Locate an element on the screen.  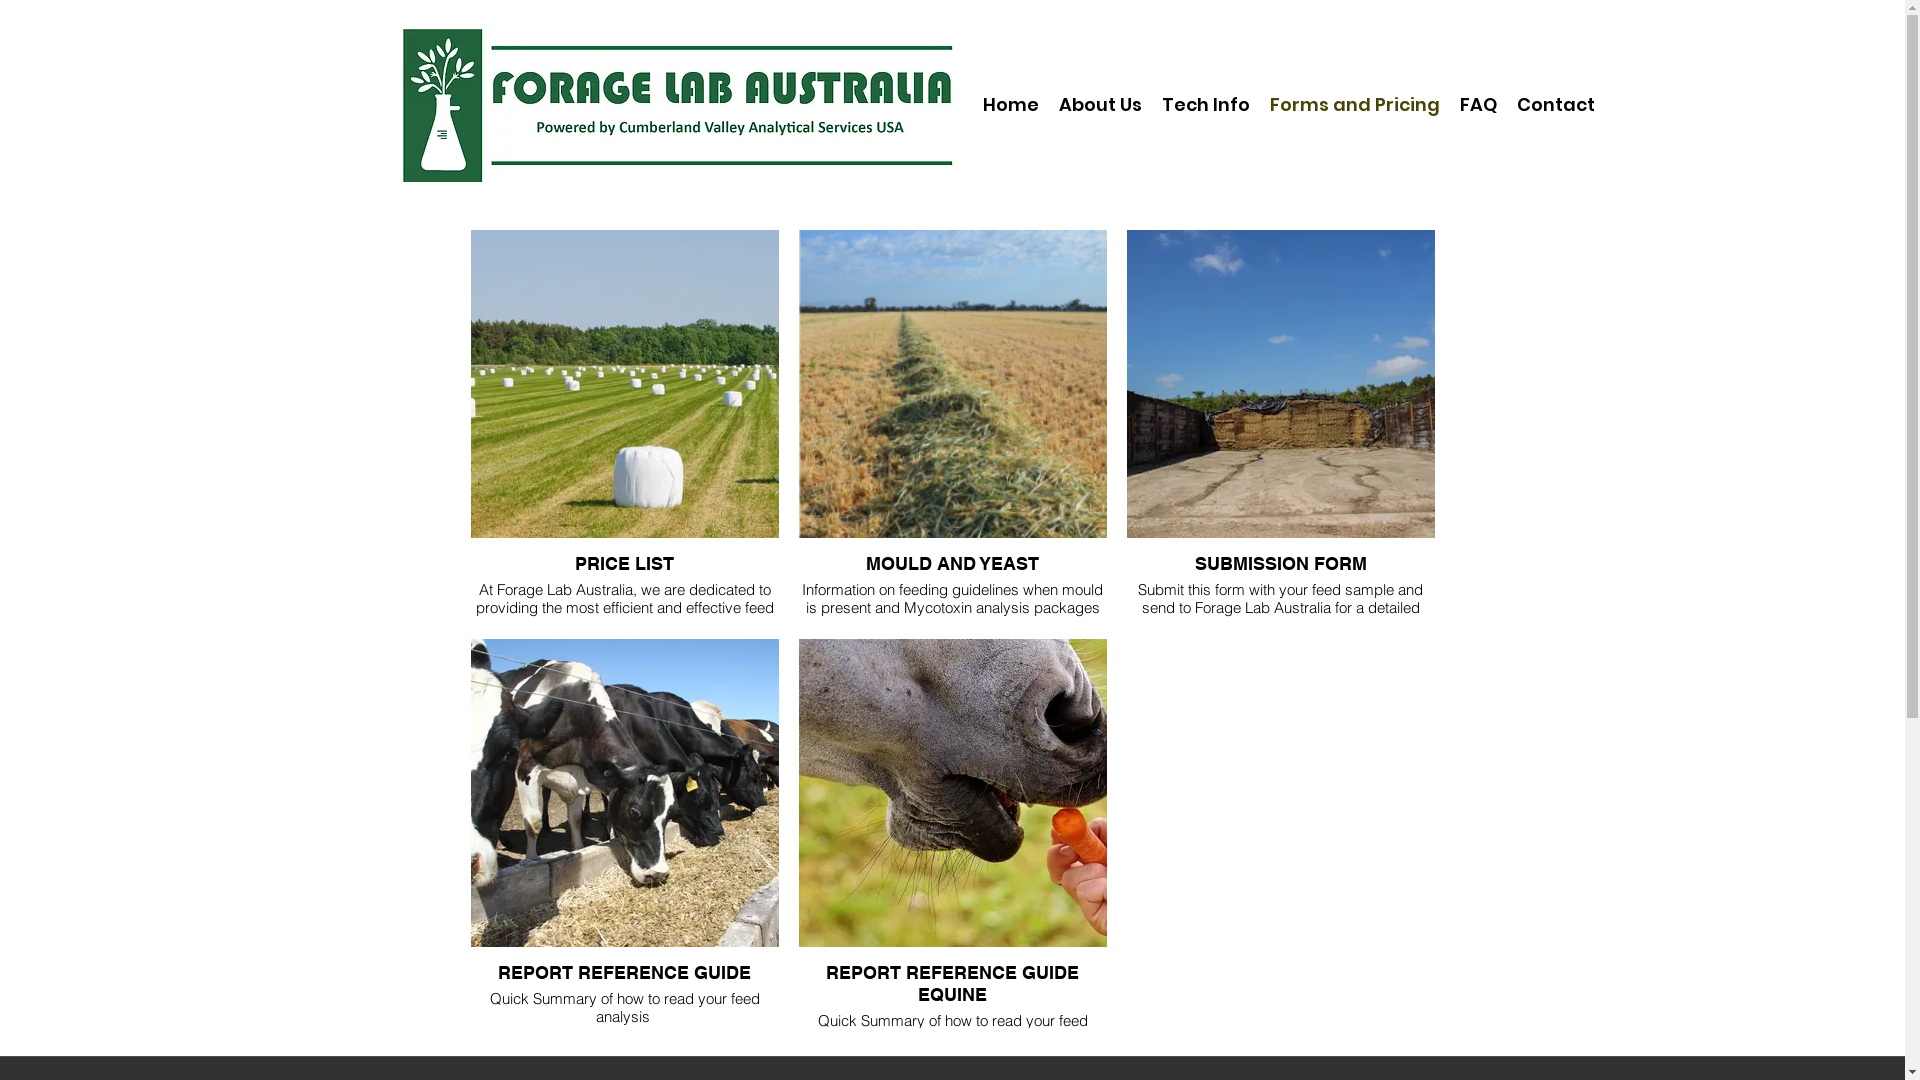
'Contact' is located at coordinates (1554, 104).